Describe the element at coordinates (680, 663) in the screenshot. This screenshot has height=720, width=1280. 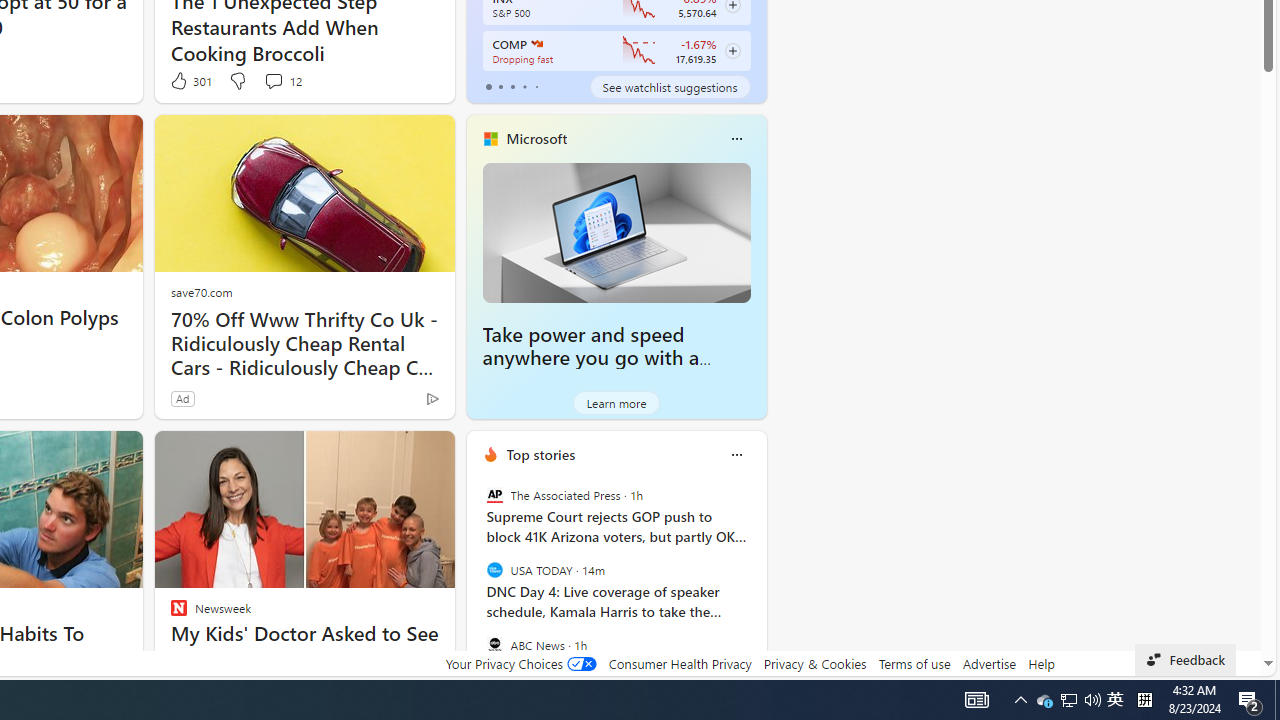
I see `'Consumer Health Privacy'` at that location.